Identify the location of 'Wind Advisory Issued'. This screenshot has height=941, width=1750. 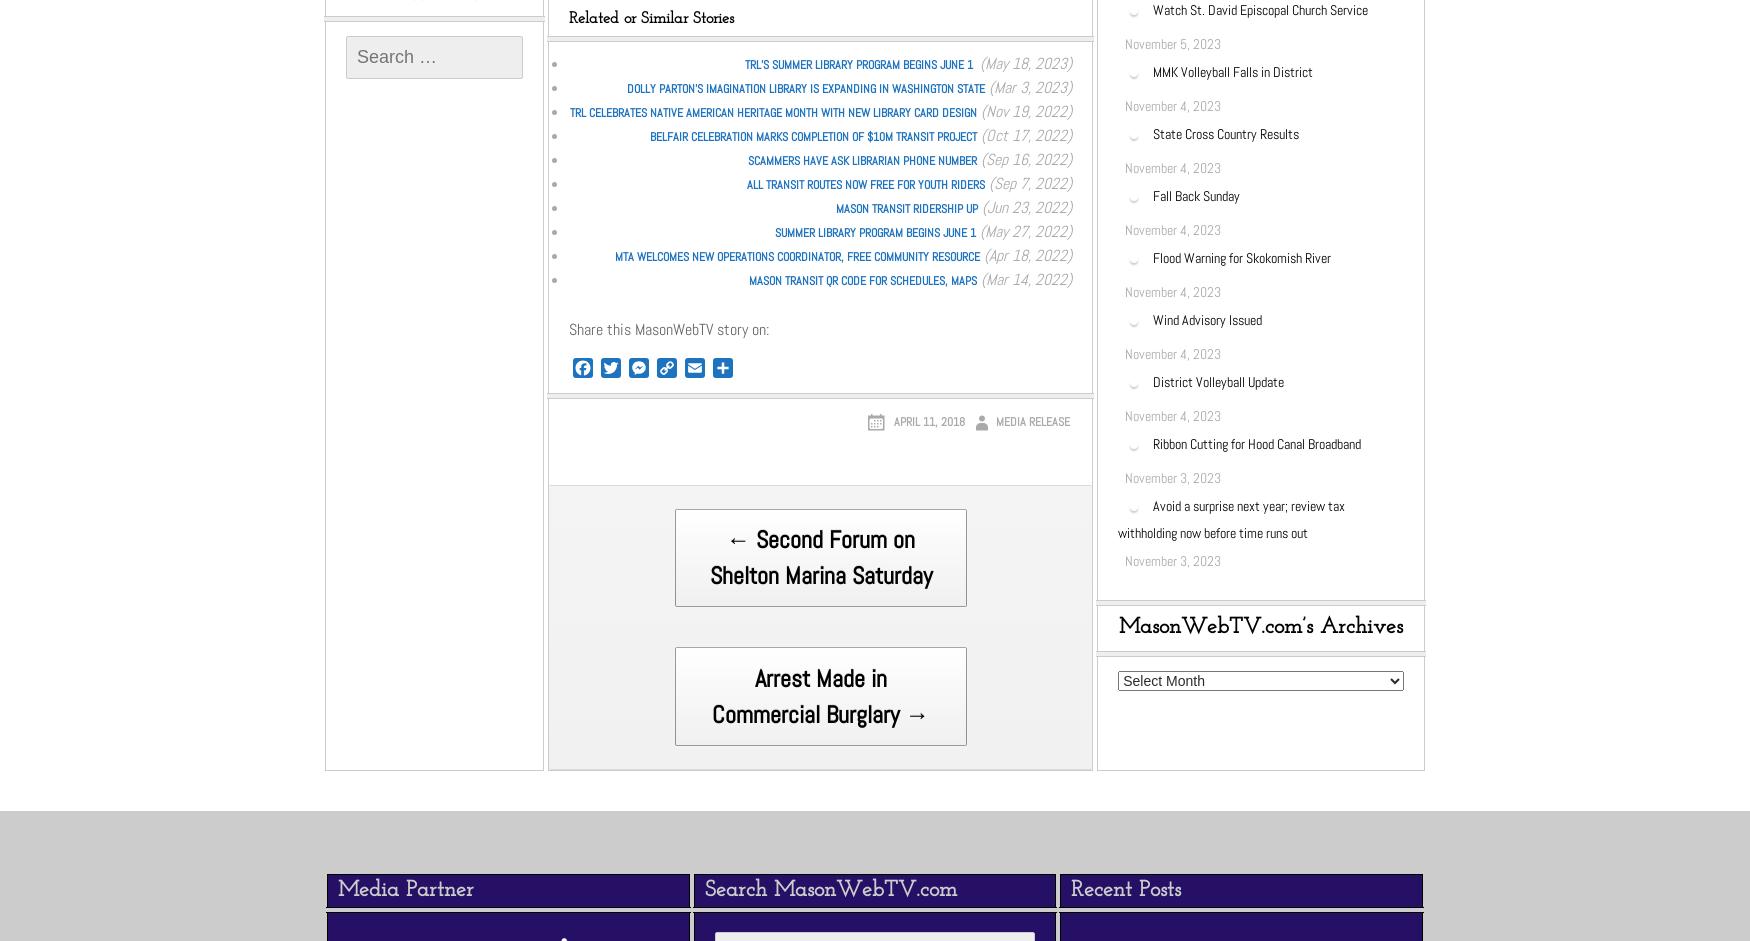
(1152, 317).